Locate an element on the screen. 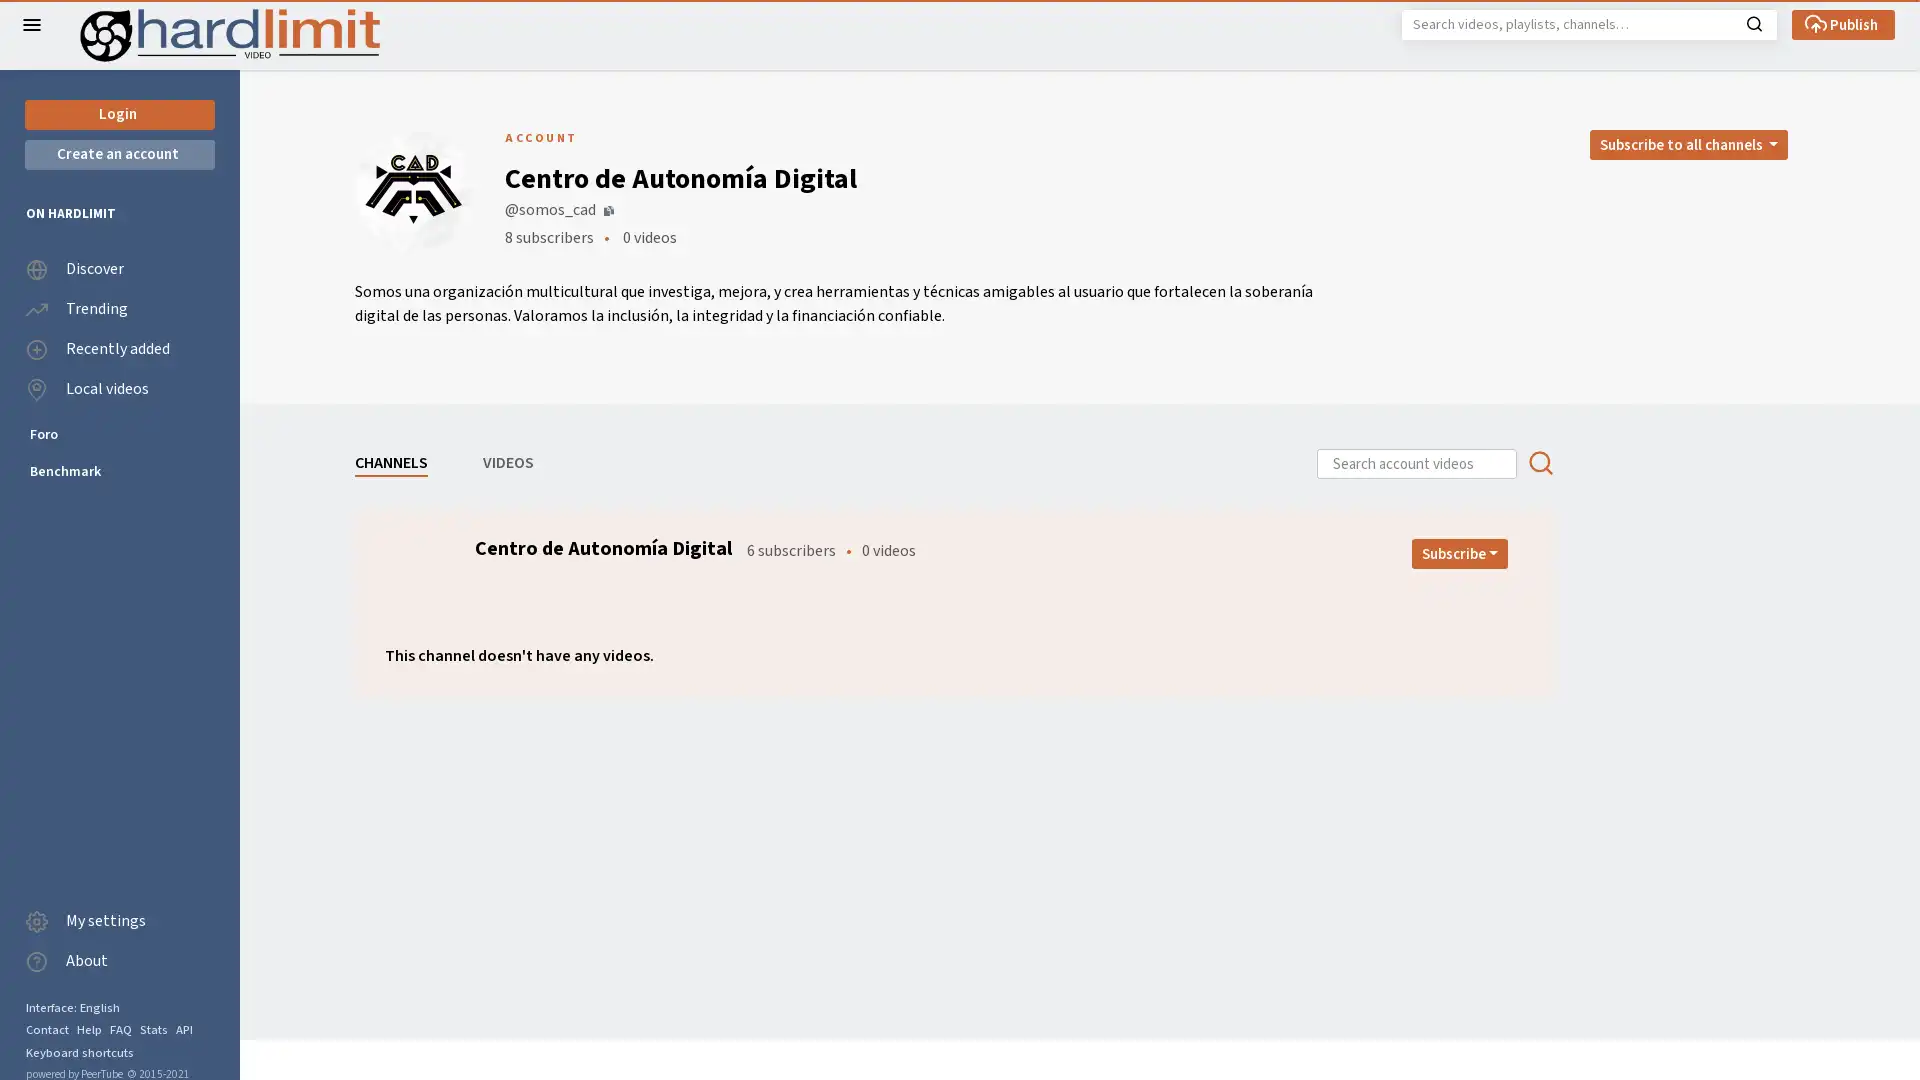 The image size is (1920, 1080). Open subscription dropdown is located at coordinates (1687, 144).